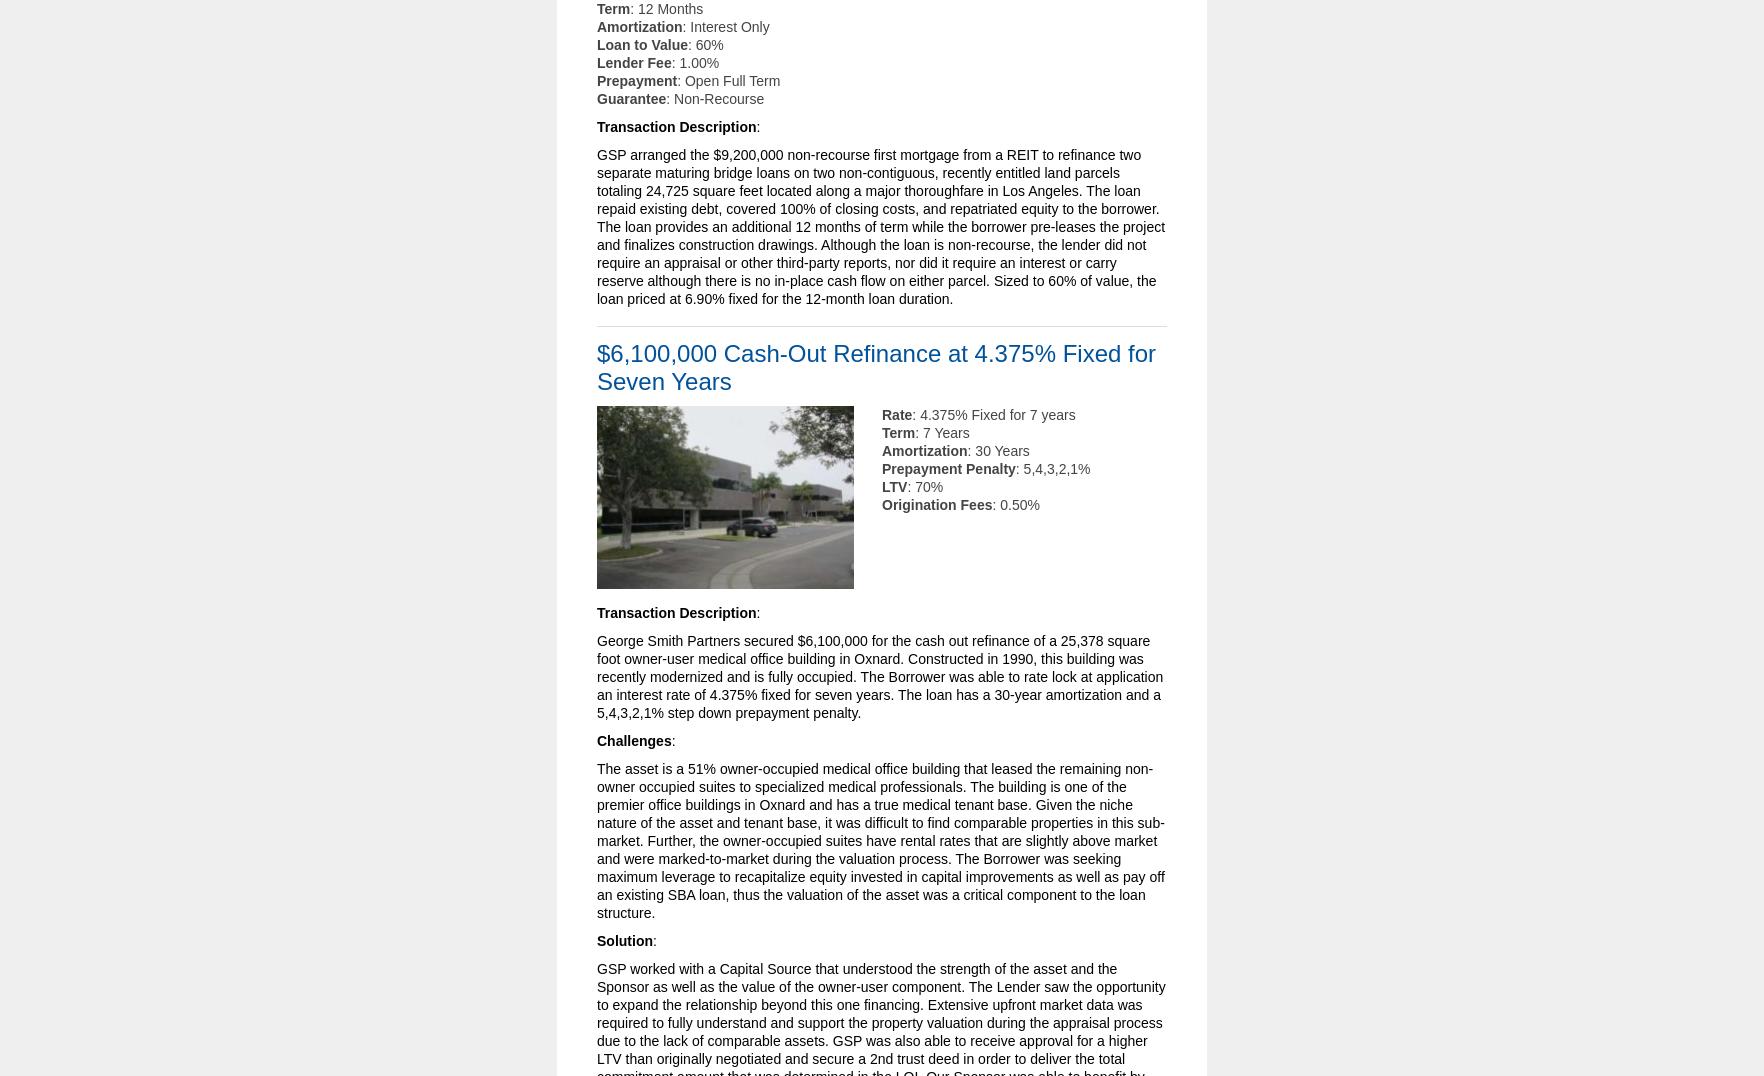 Image resolution: width=1764 pixels, height=1076 pixels. I want to click on 'Solution', so click(624, 938).